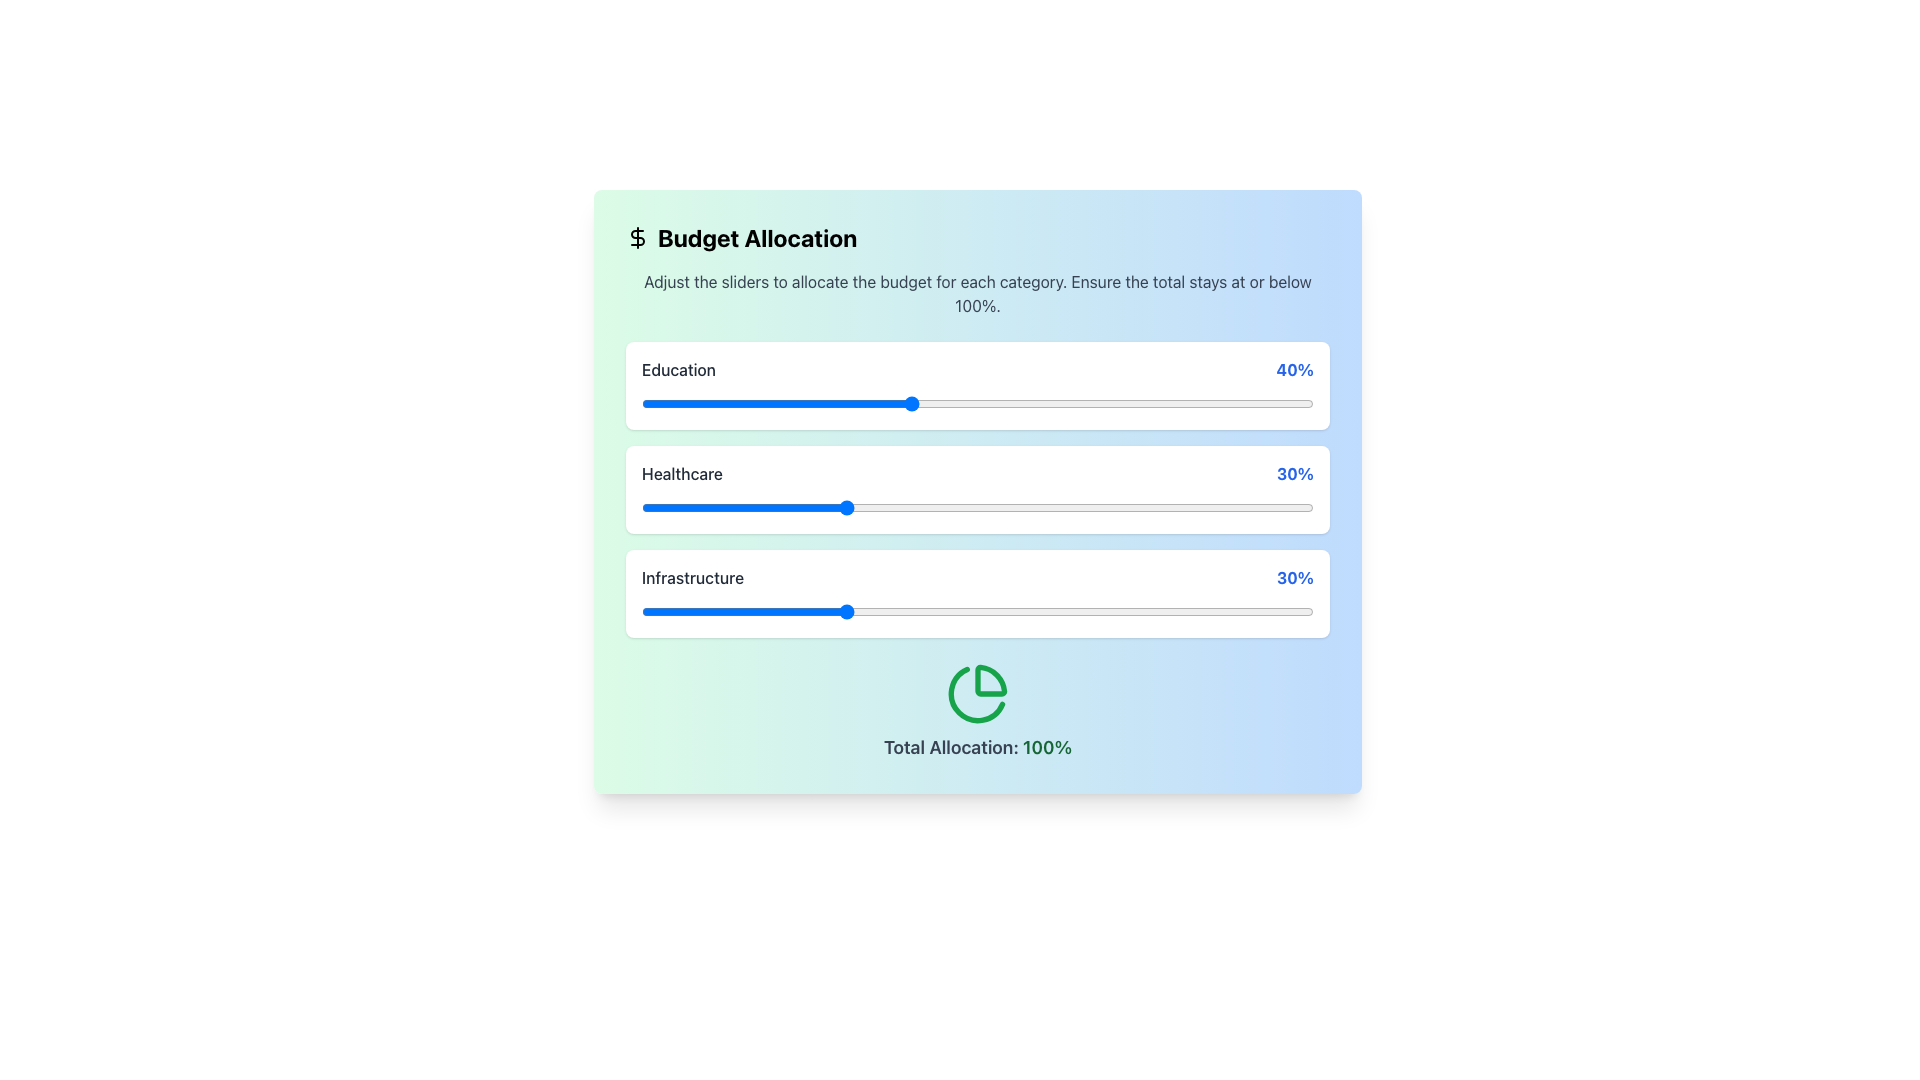  What do you see at coordinates (1232, 507) in the screenshot?
I see `healthcare allocation` at bounding box center [1232, 507].